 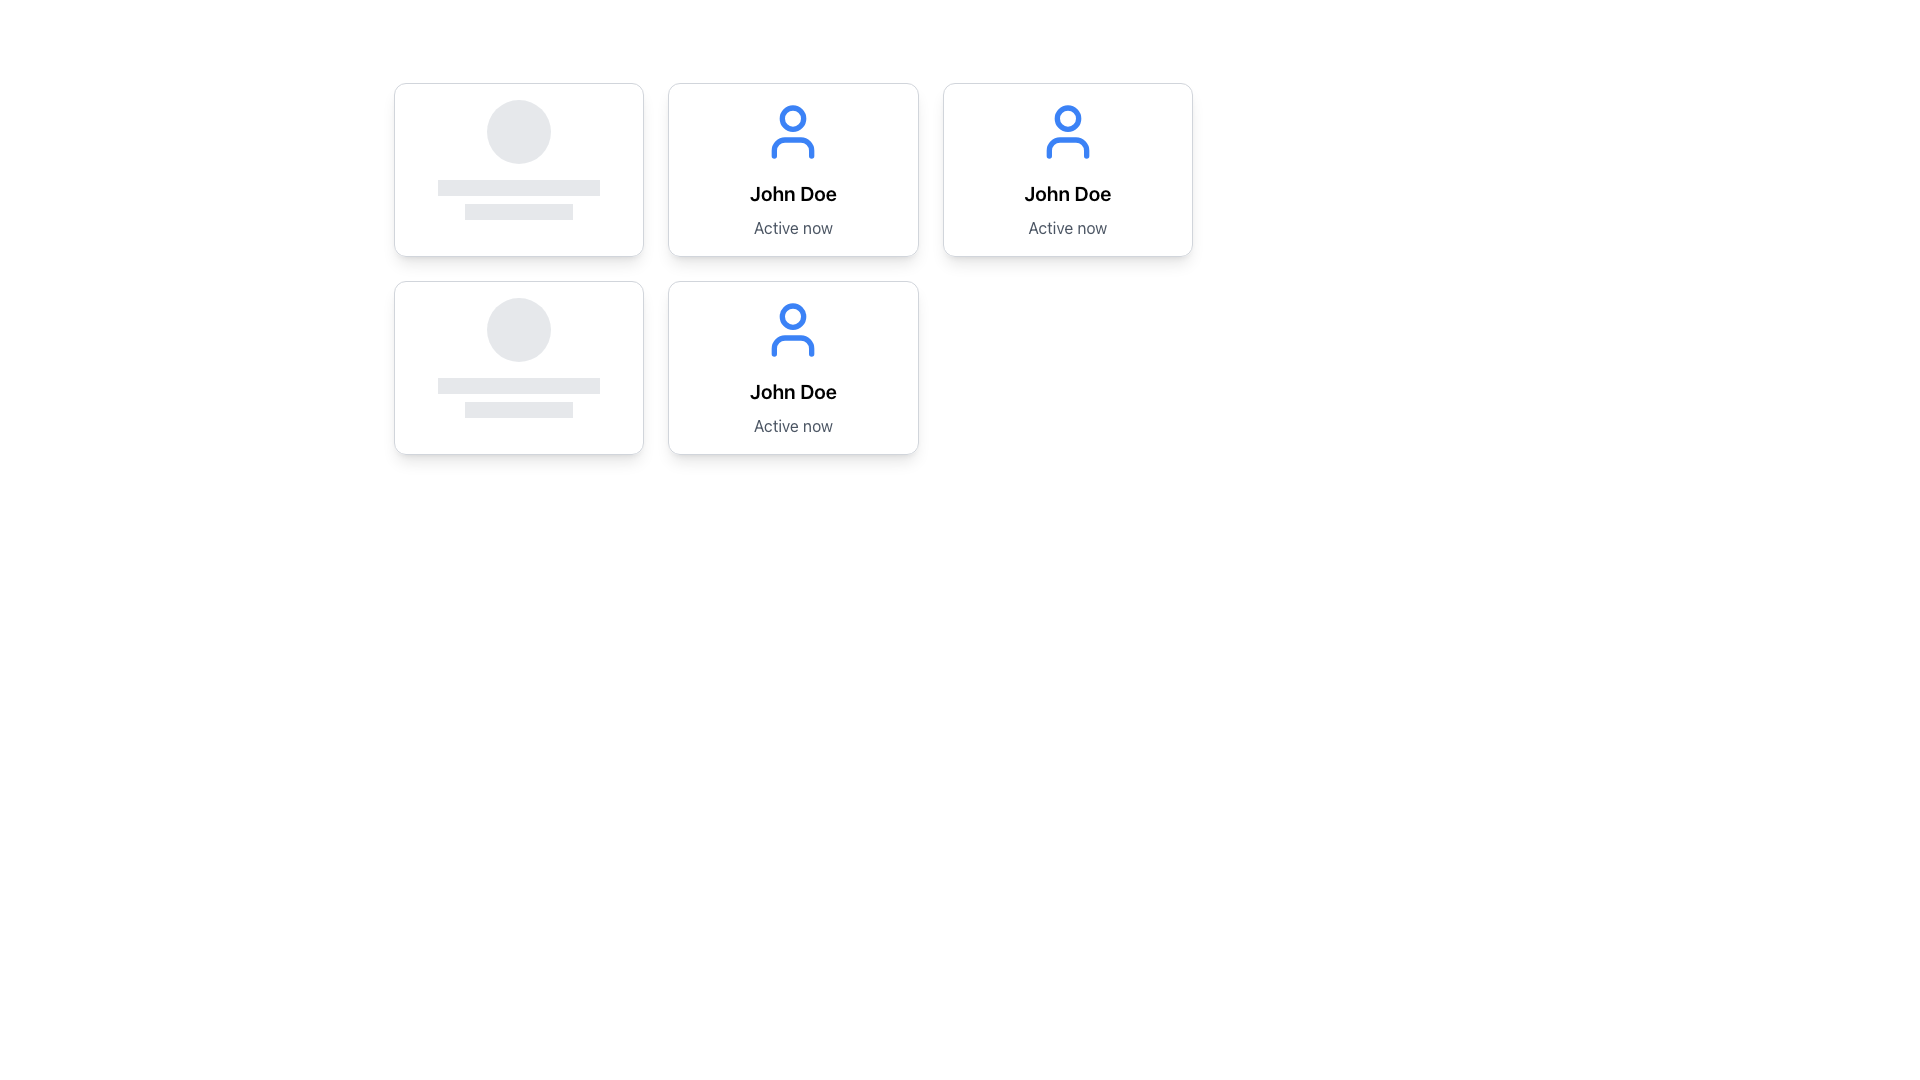 What do you see at coordinates (792, 131) in the screenshot?
I see `the blue-colored user icon, which is a circular head and torso-shaped graphical element located in the upper-right card of a 2-row, 3-column grid, above the name 'John Doe' and the status 'Active now'` at bounding box center [792, 131].